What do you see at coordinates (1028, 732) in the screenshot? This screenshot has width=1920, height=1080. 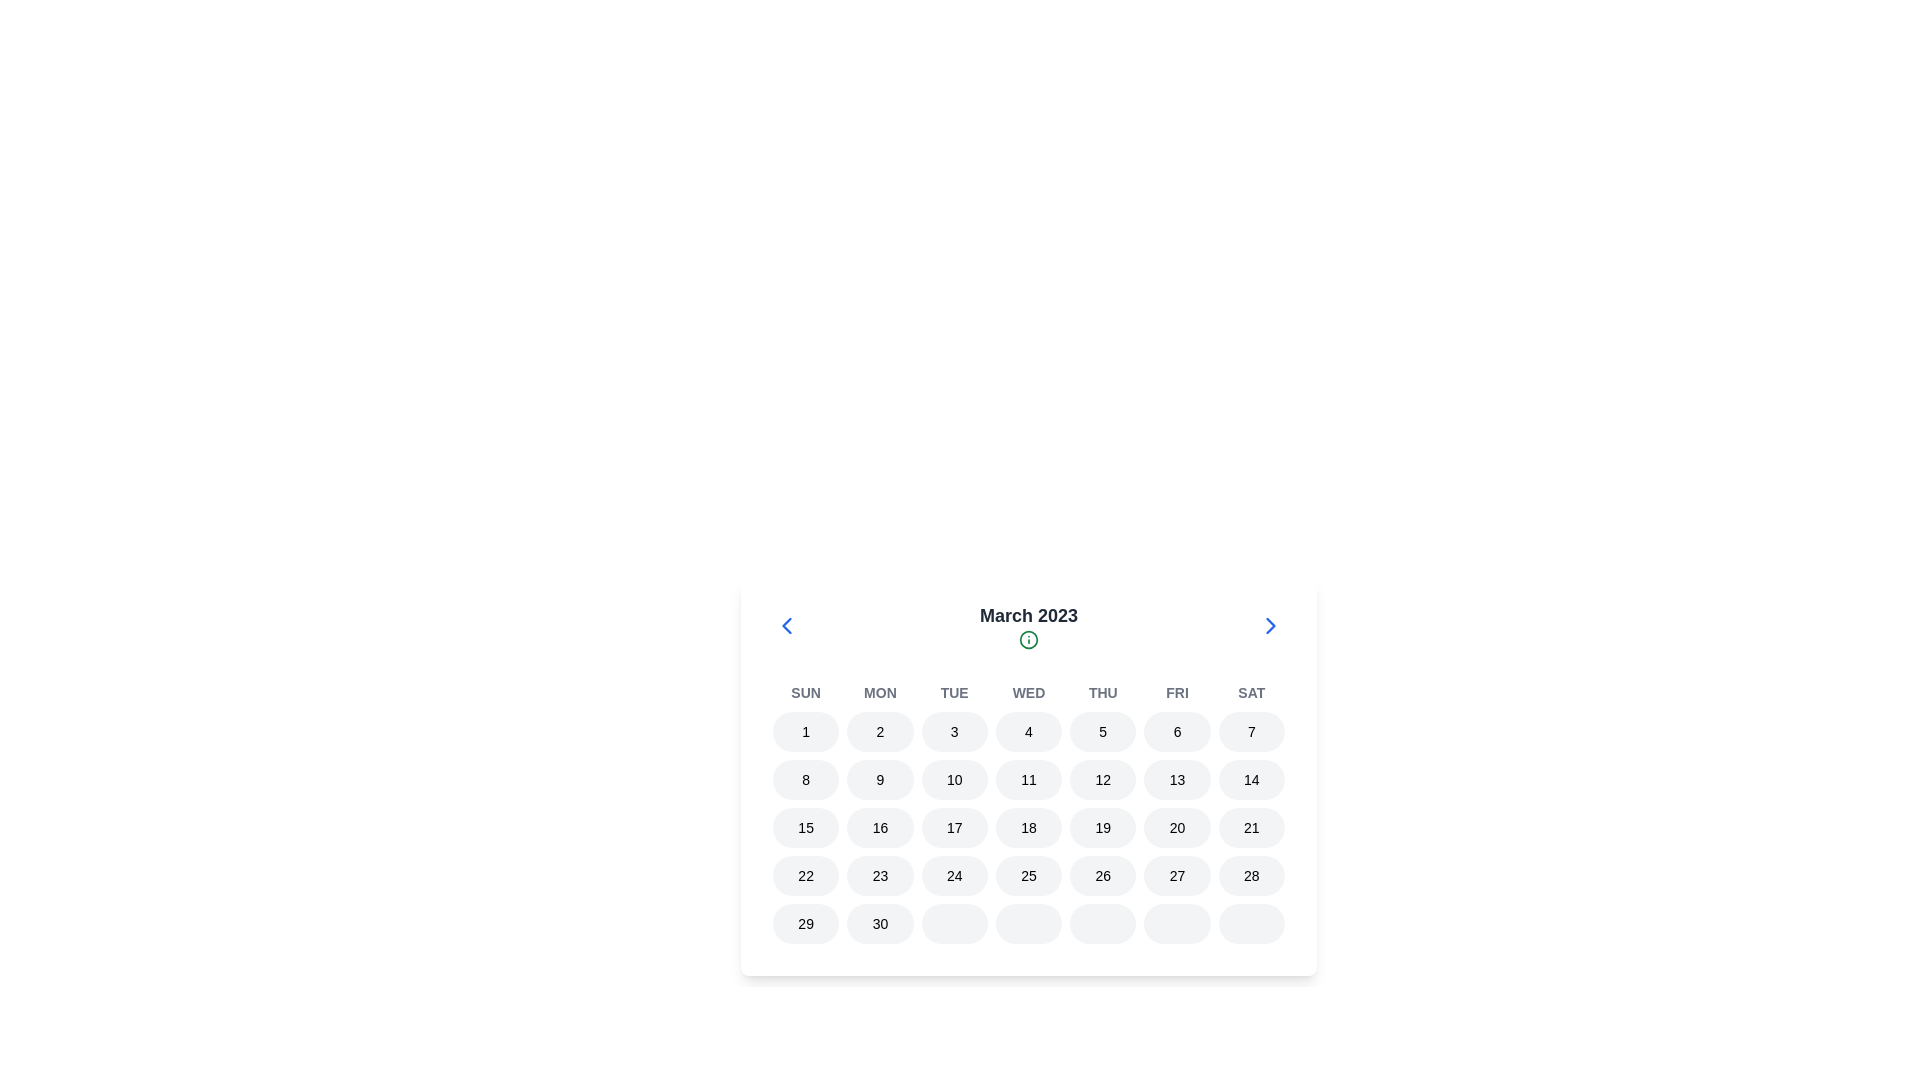 I see `the circular button with the text '4' to trigger a visual change` at bounding box center [1028, 732].